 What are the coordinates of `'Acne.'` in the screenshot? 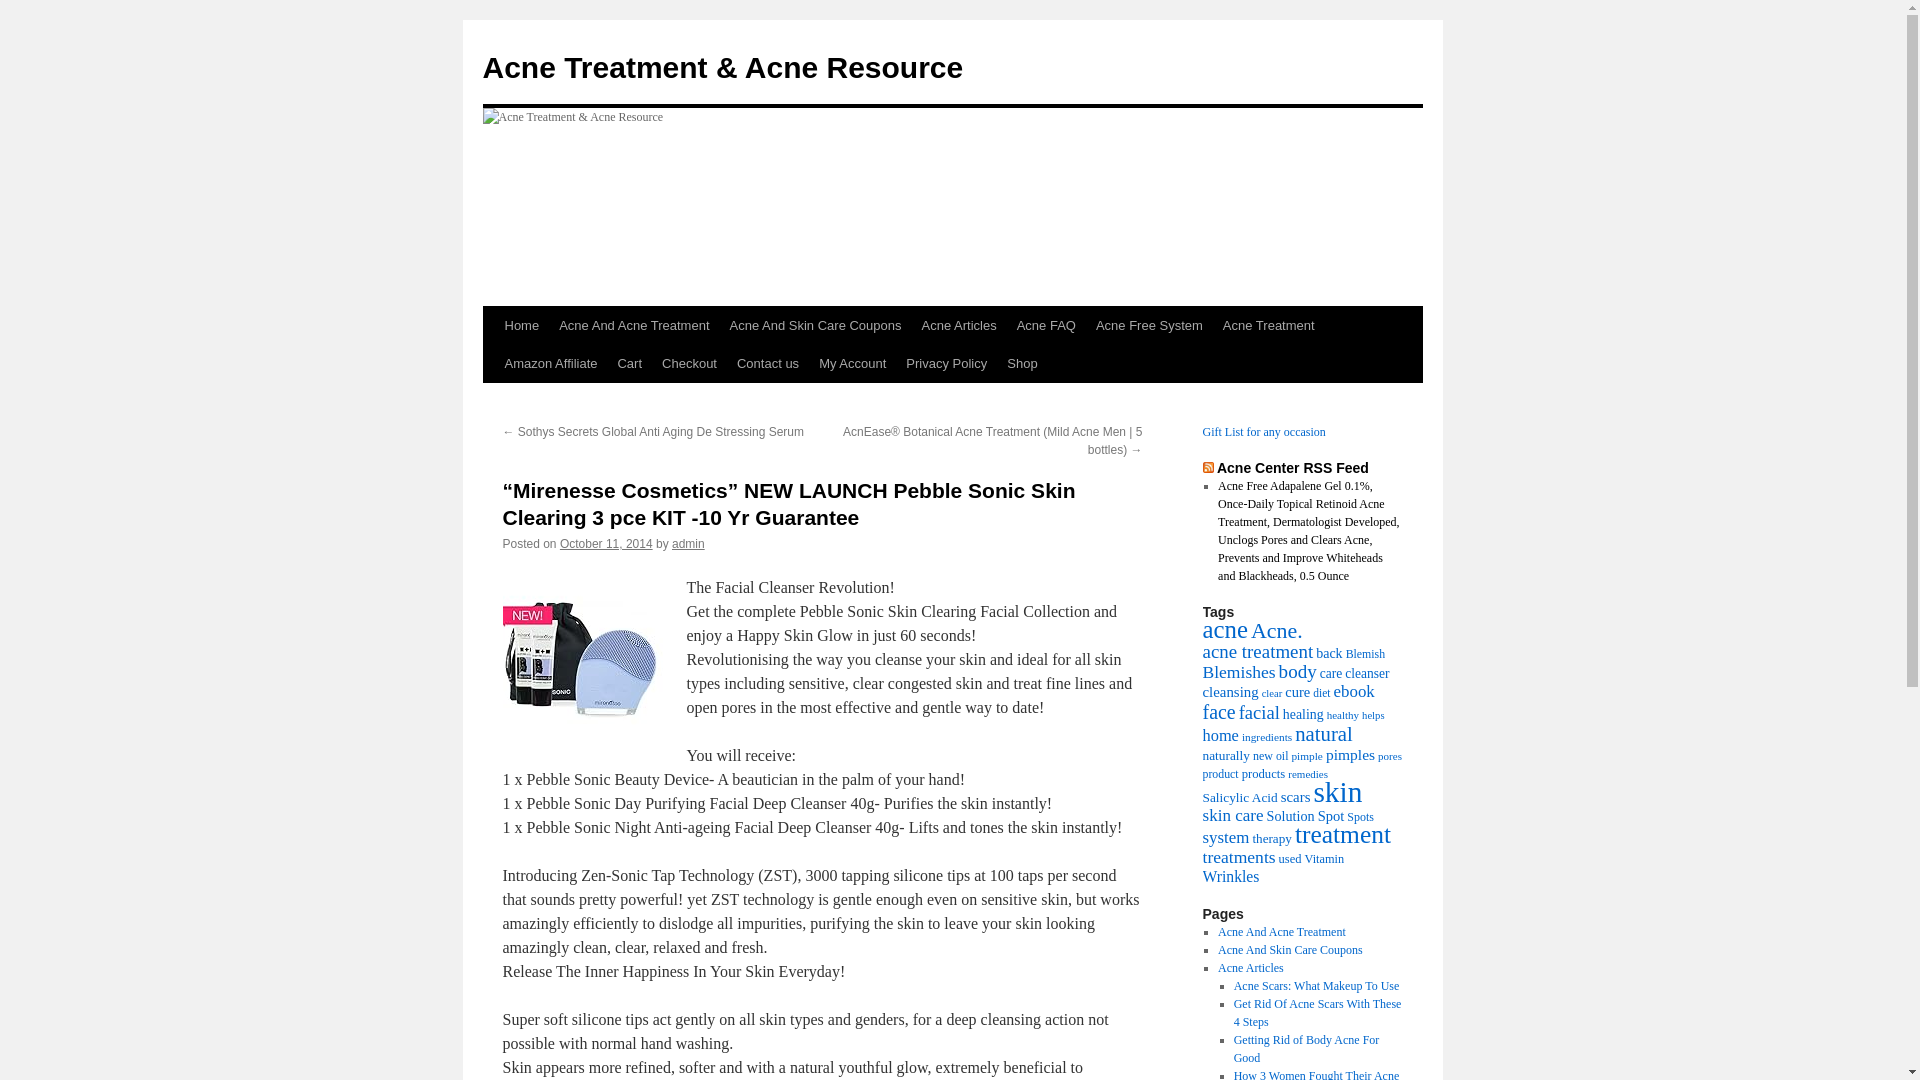 It's located at (1275, 630).